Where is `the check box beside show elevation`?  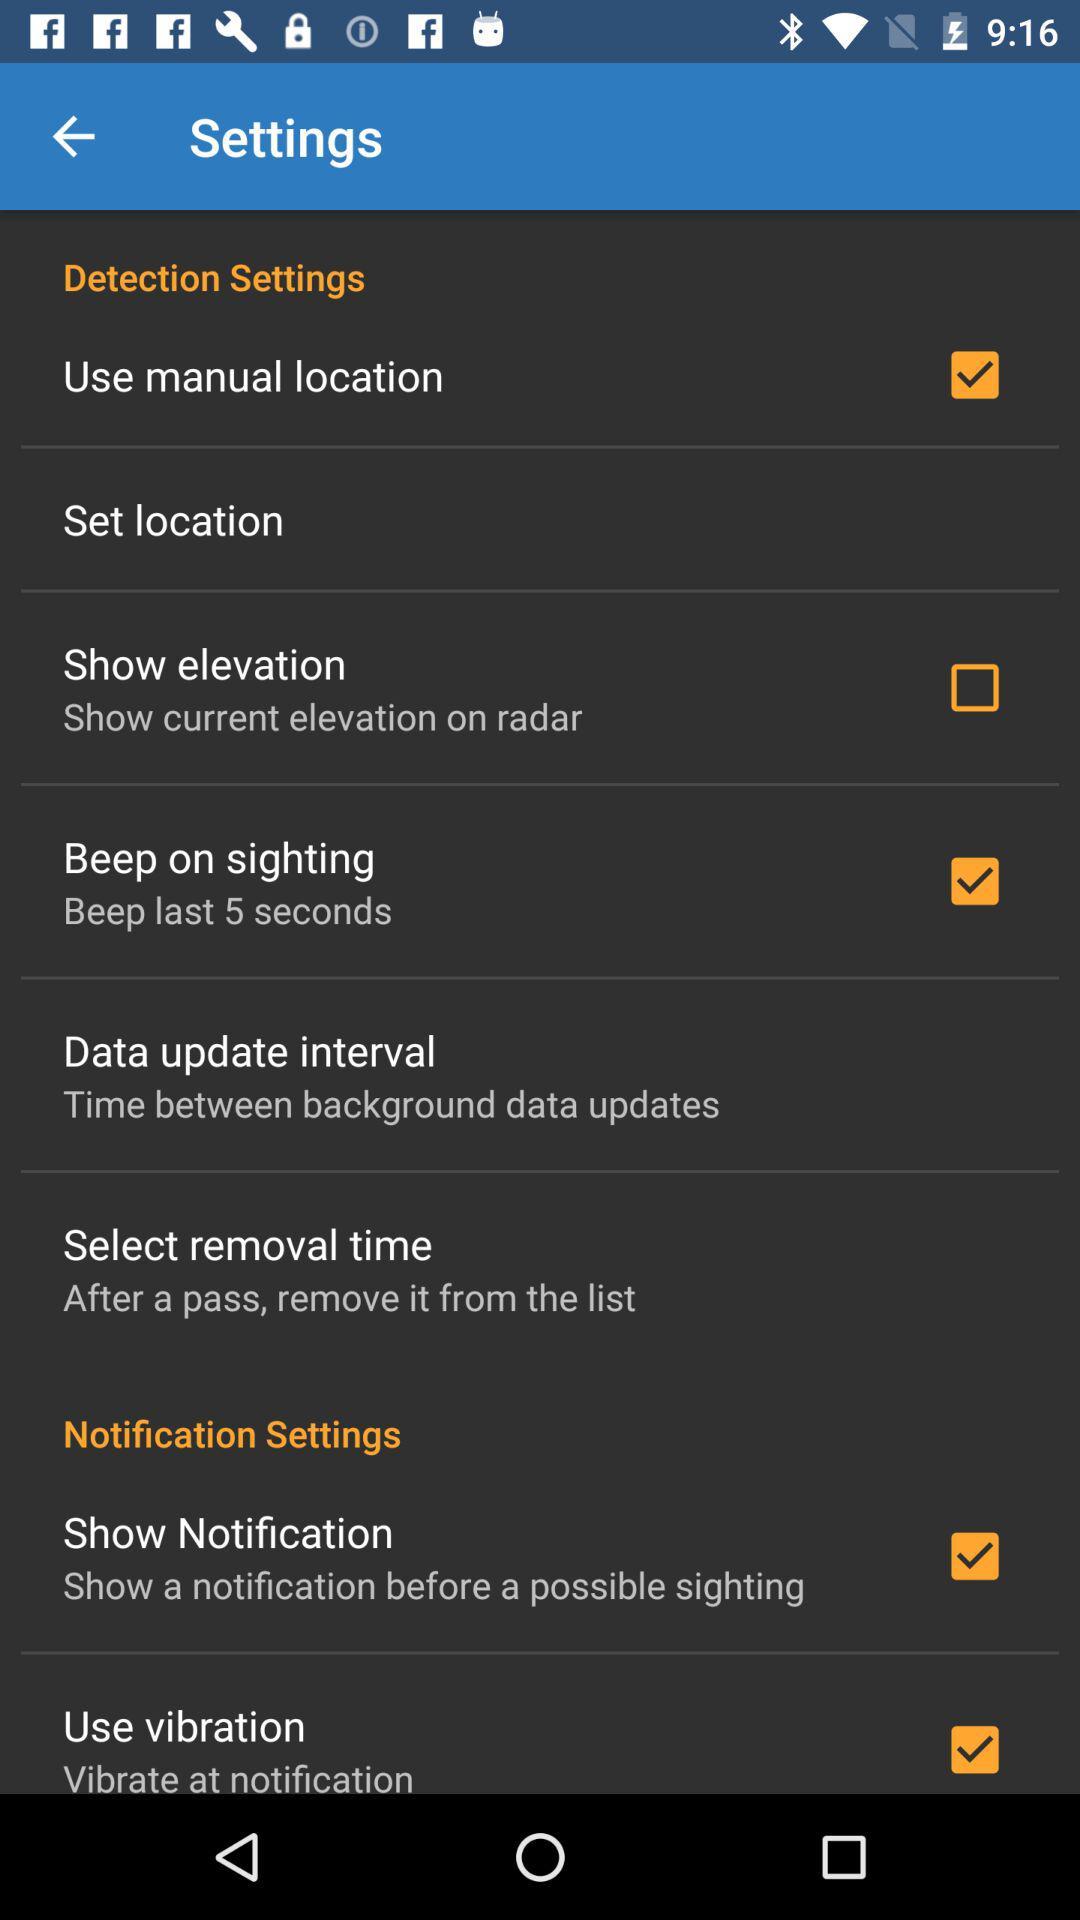 the check box beside show elevation is located at coordinates (974, 687).